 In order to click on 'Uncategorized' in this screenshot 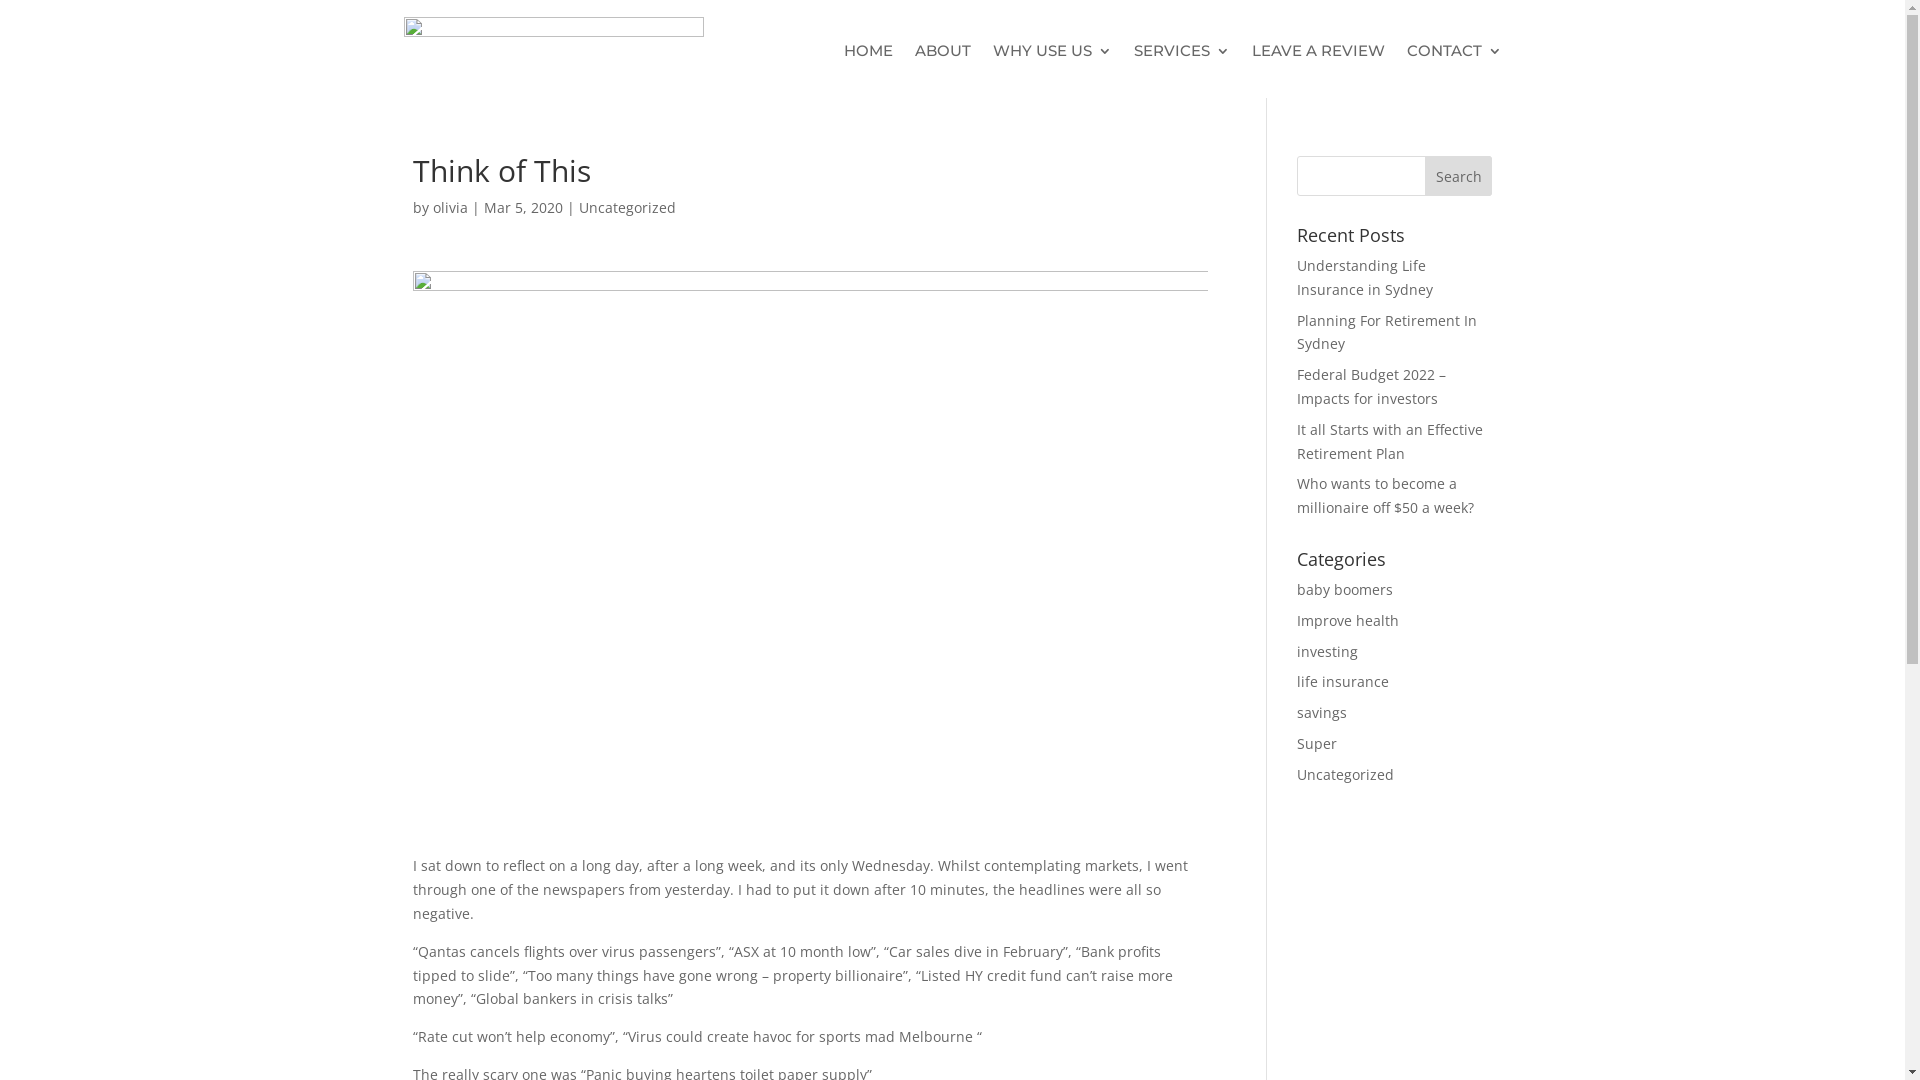, I will do `click(576, 207)`.